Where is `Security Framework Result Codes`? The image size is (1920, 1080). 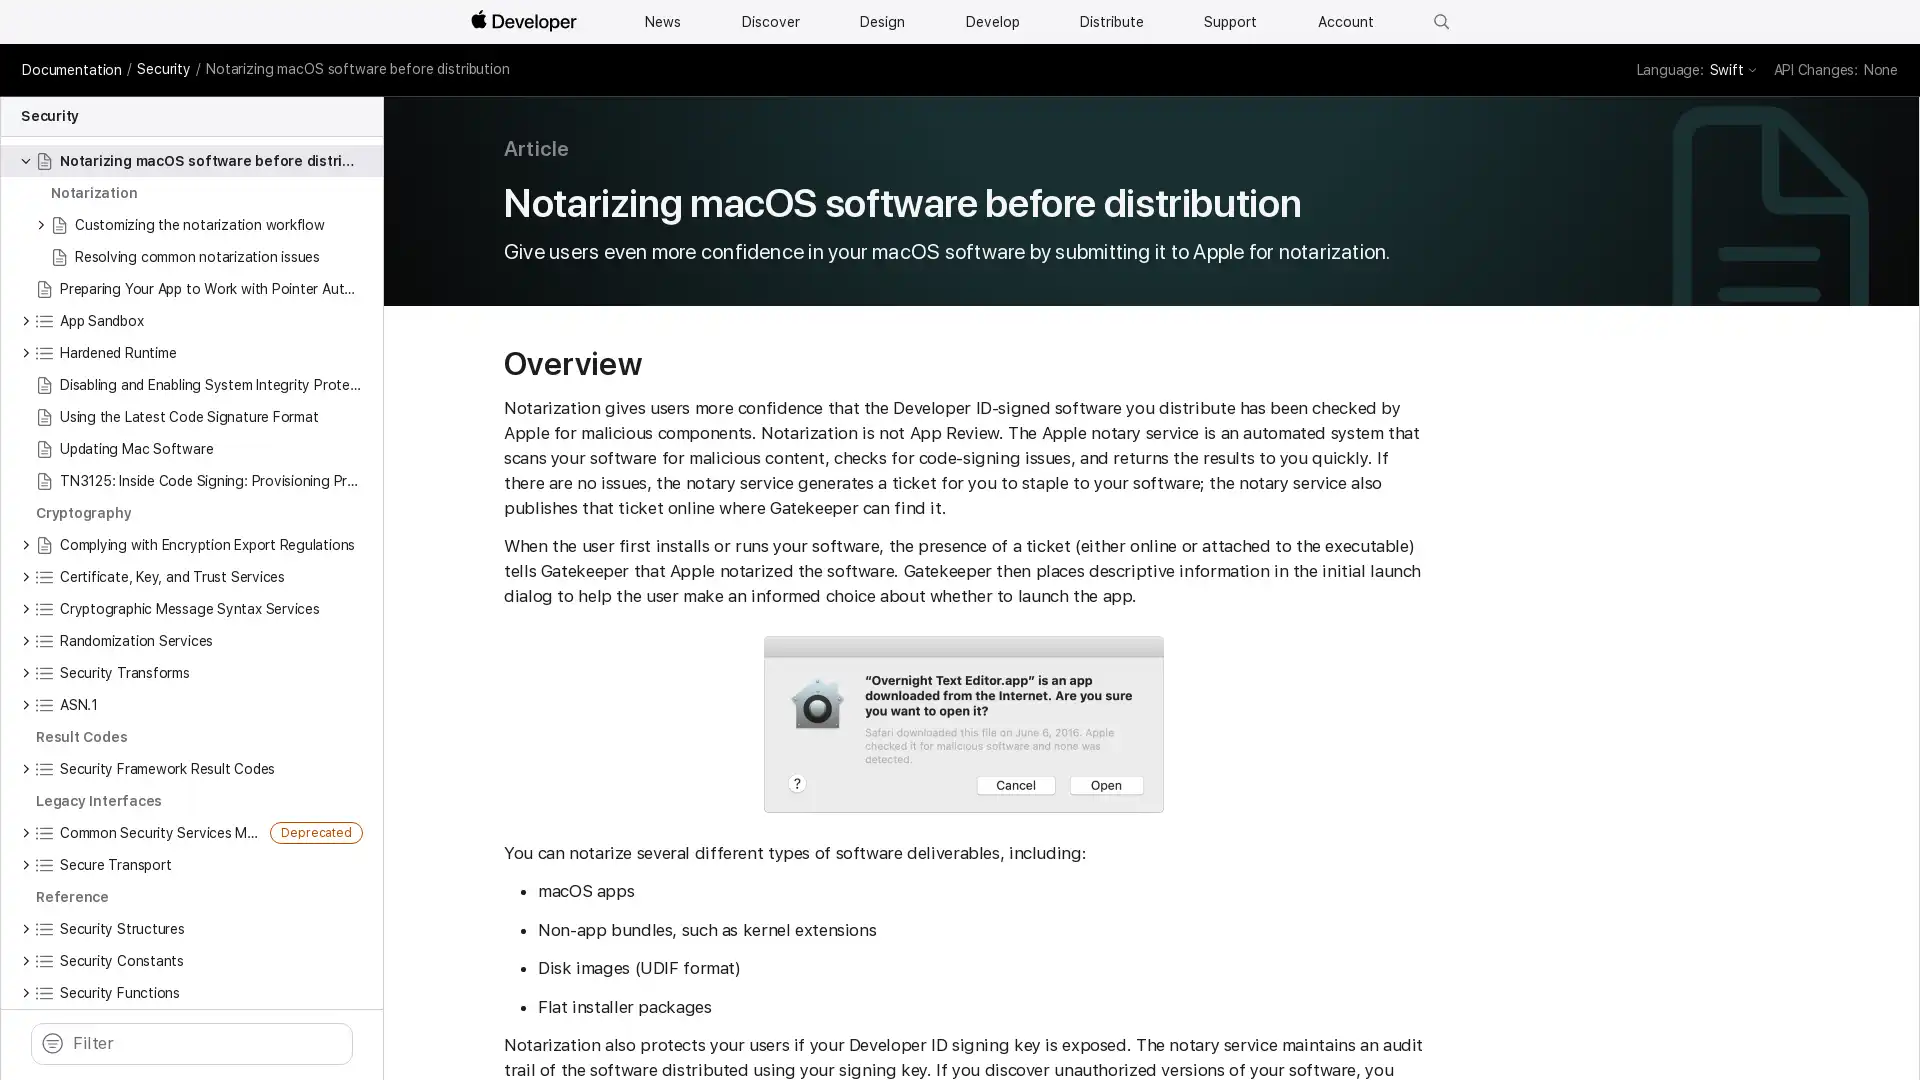
Security Framework Result Codes is located at coordinates (23, 779).